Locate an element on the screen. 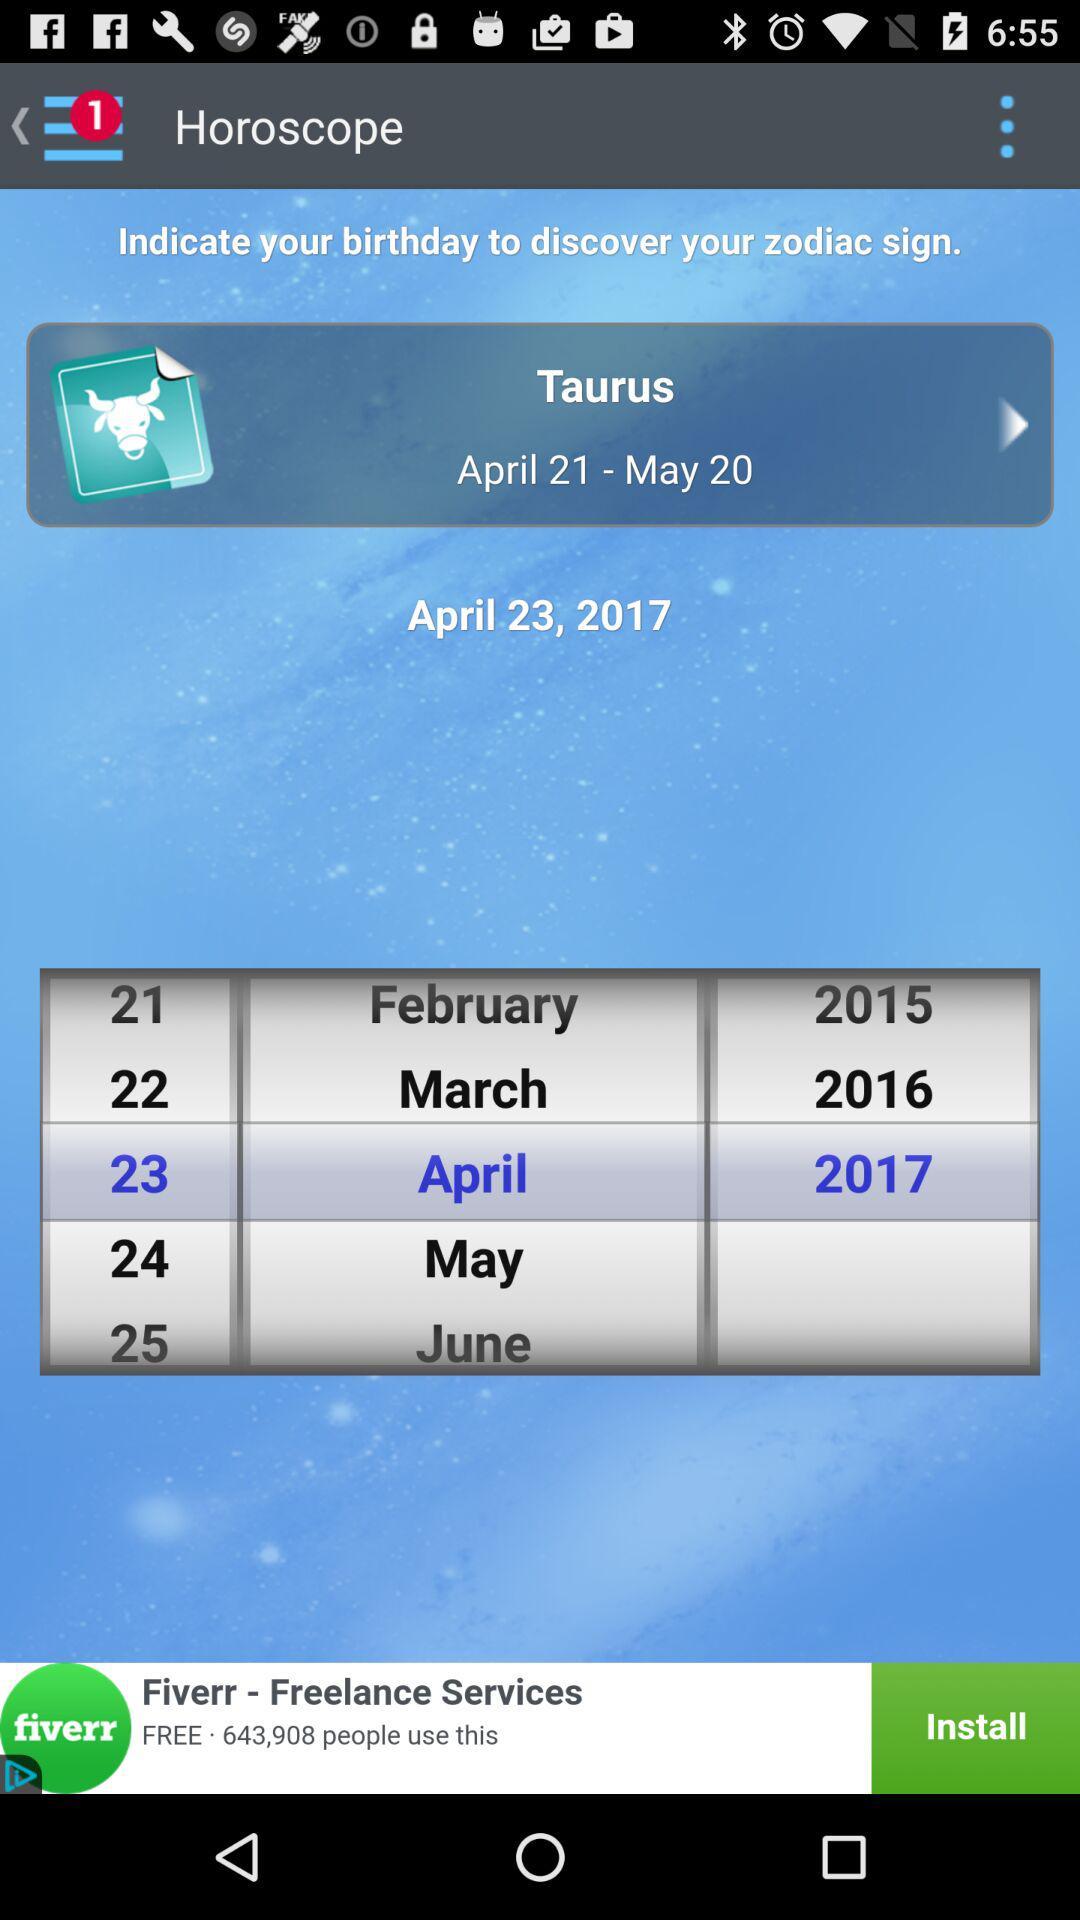 This screenshot has height=1920, width=1080. app to the right of horoscope app is located at coordinates (1006, 124).